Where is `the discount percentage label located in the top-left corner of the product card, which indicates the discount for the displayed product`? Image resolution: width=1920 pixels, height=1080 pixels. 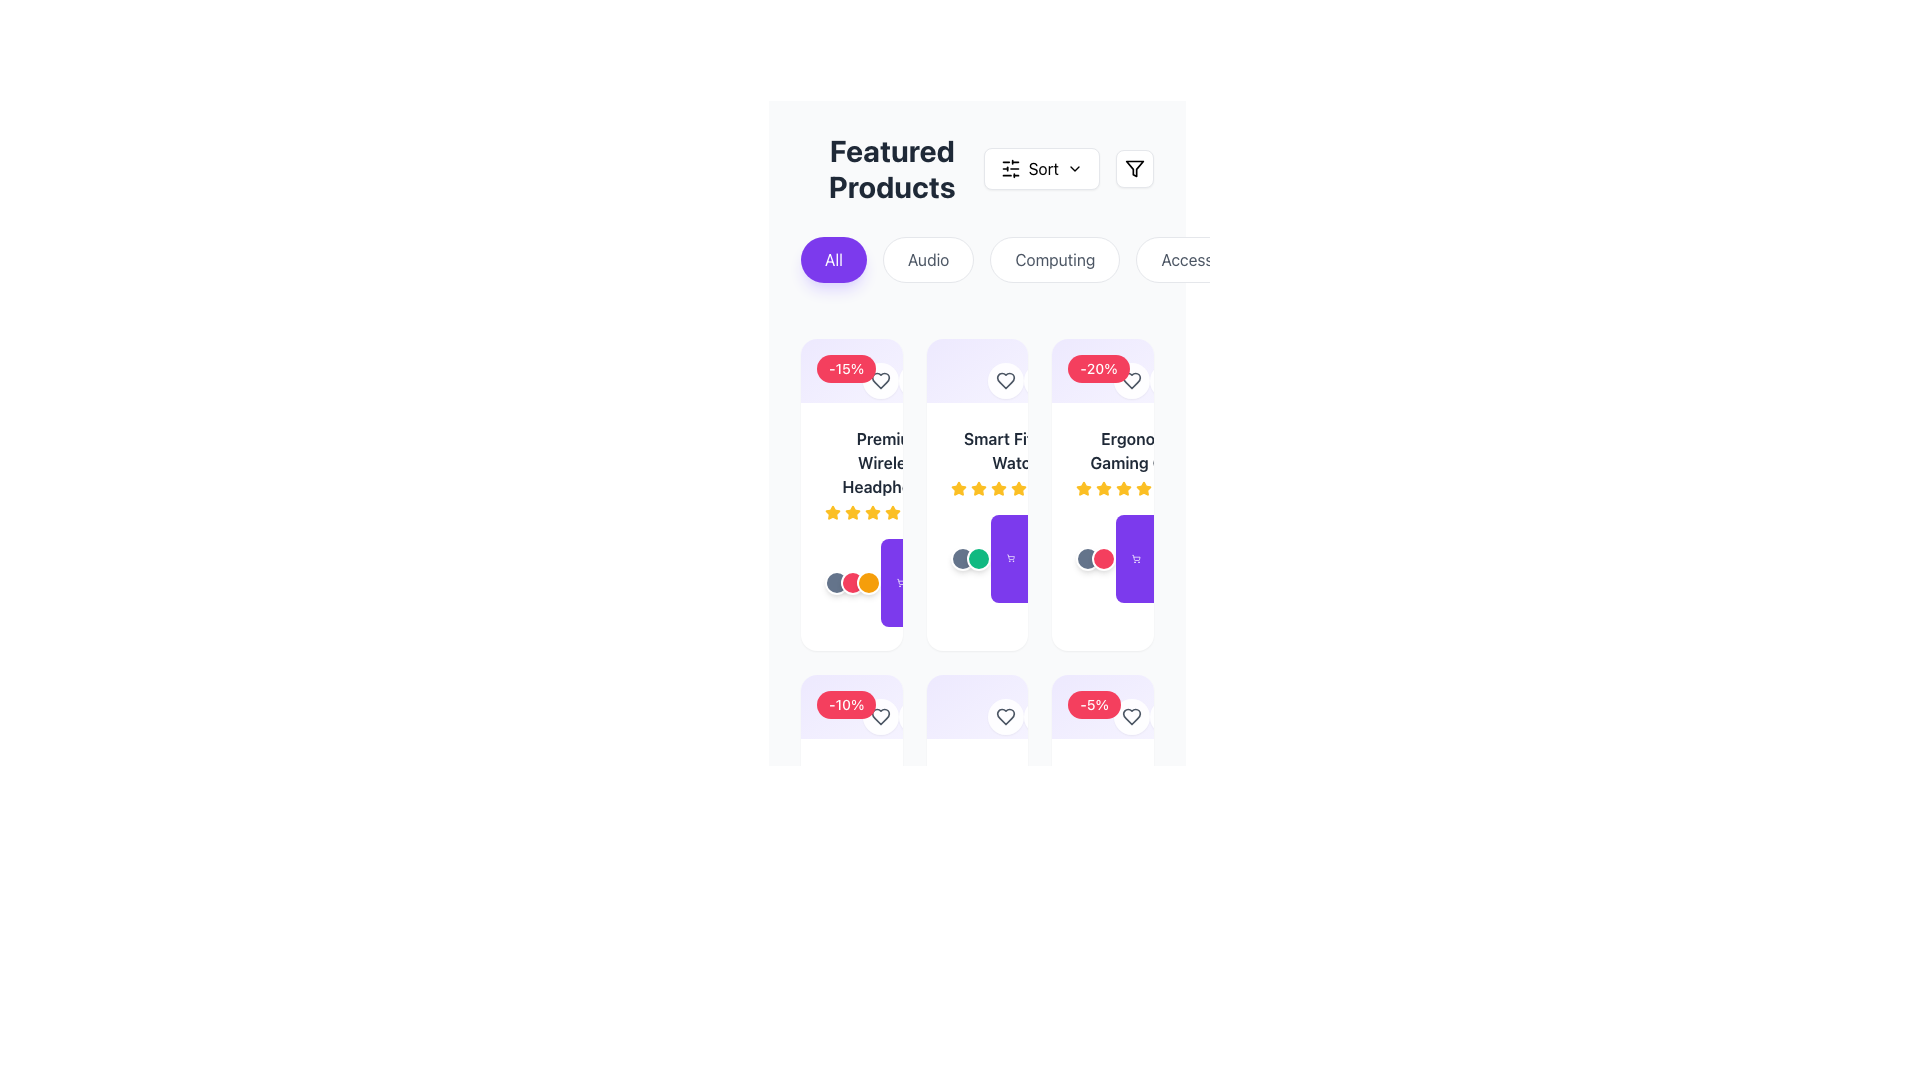
the discount percentage label located in the top-left corner of the product card, which indicates the discount for the displayed product is located at coordinates (1102, 705).